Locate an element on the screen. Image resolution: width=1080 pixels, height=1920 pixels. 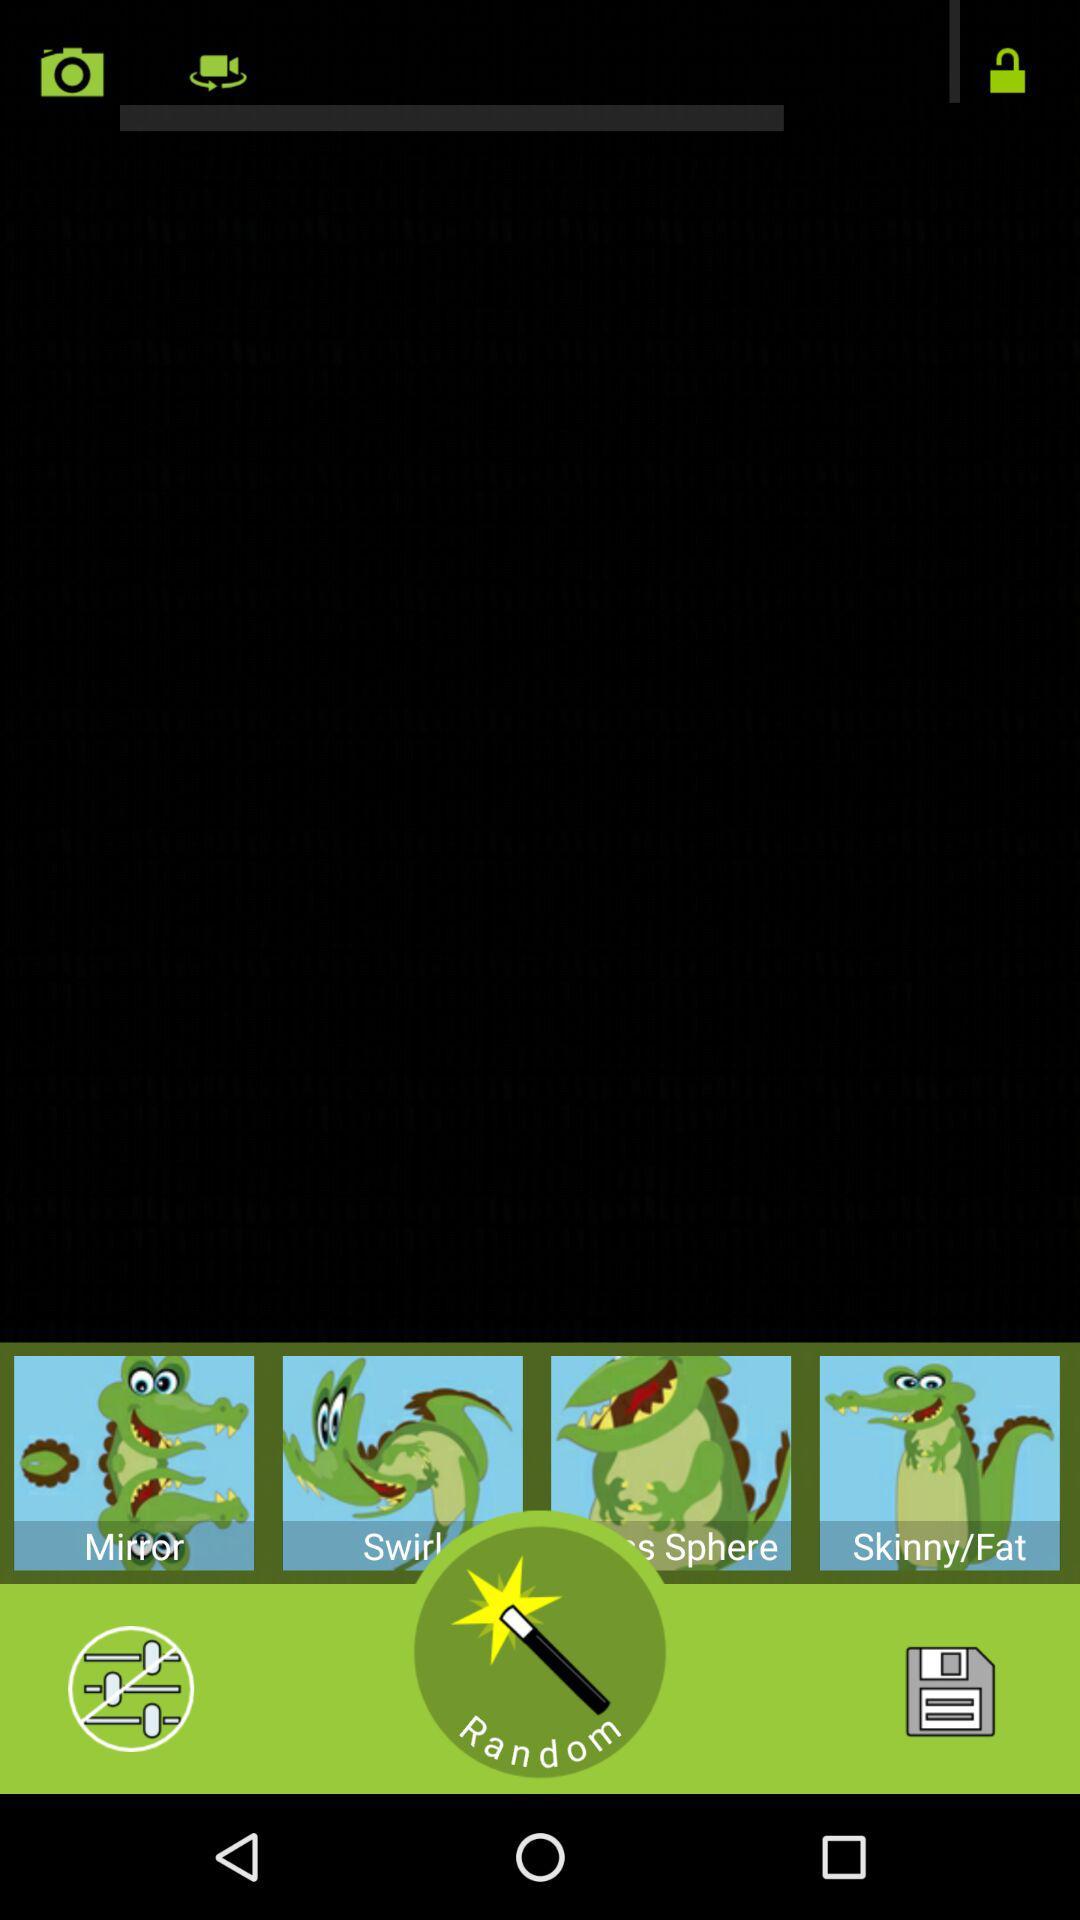
the photo icon is located at coordinates (71, 77).